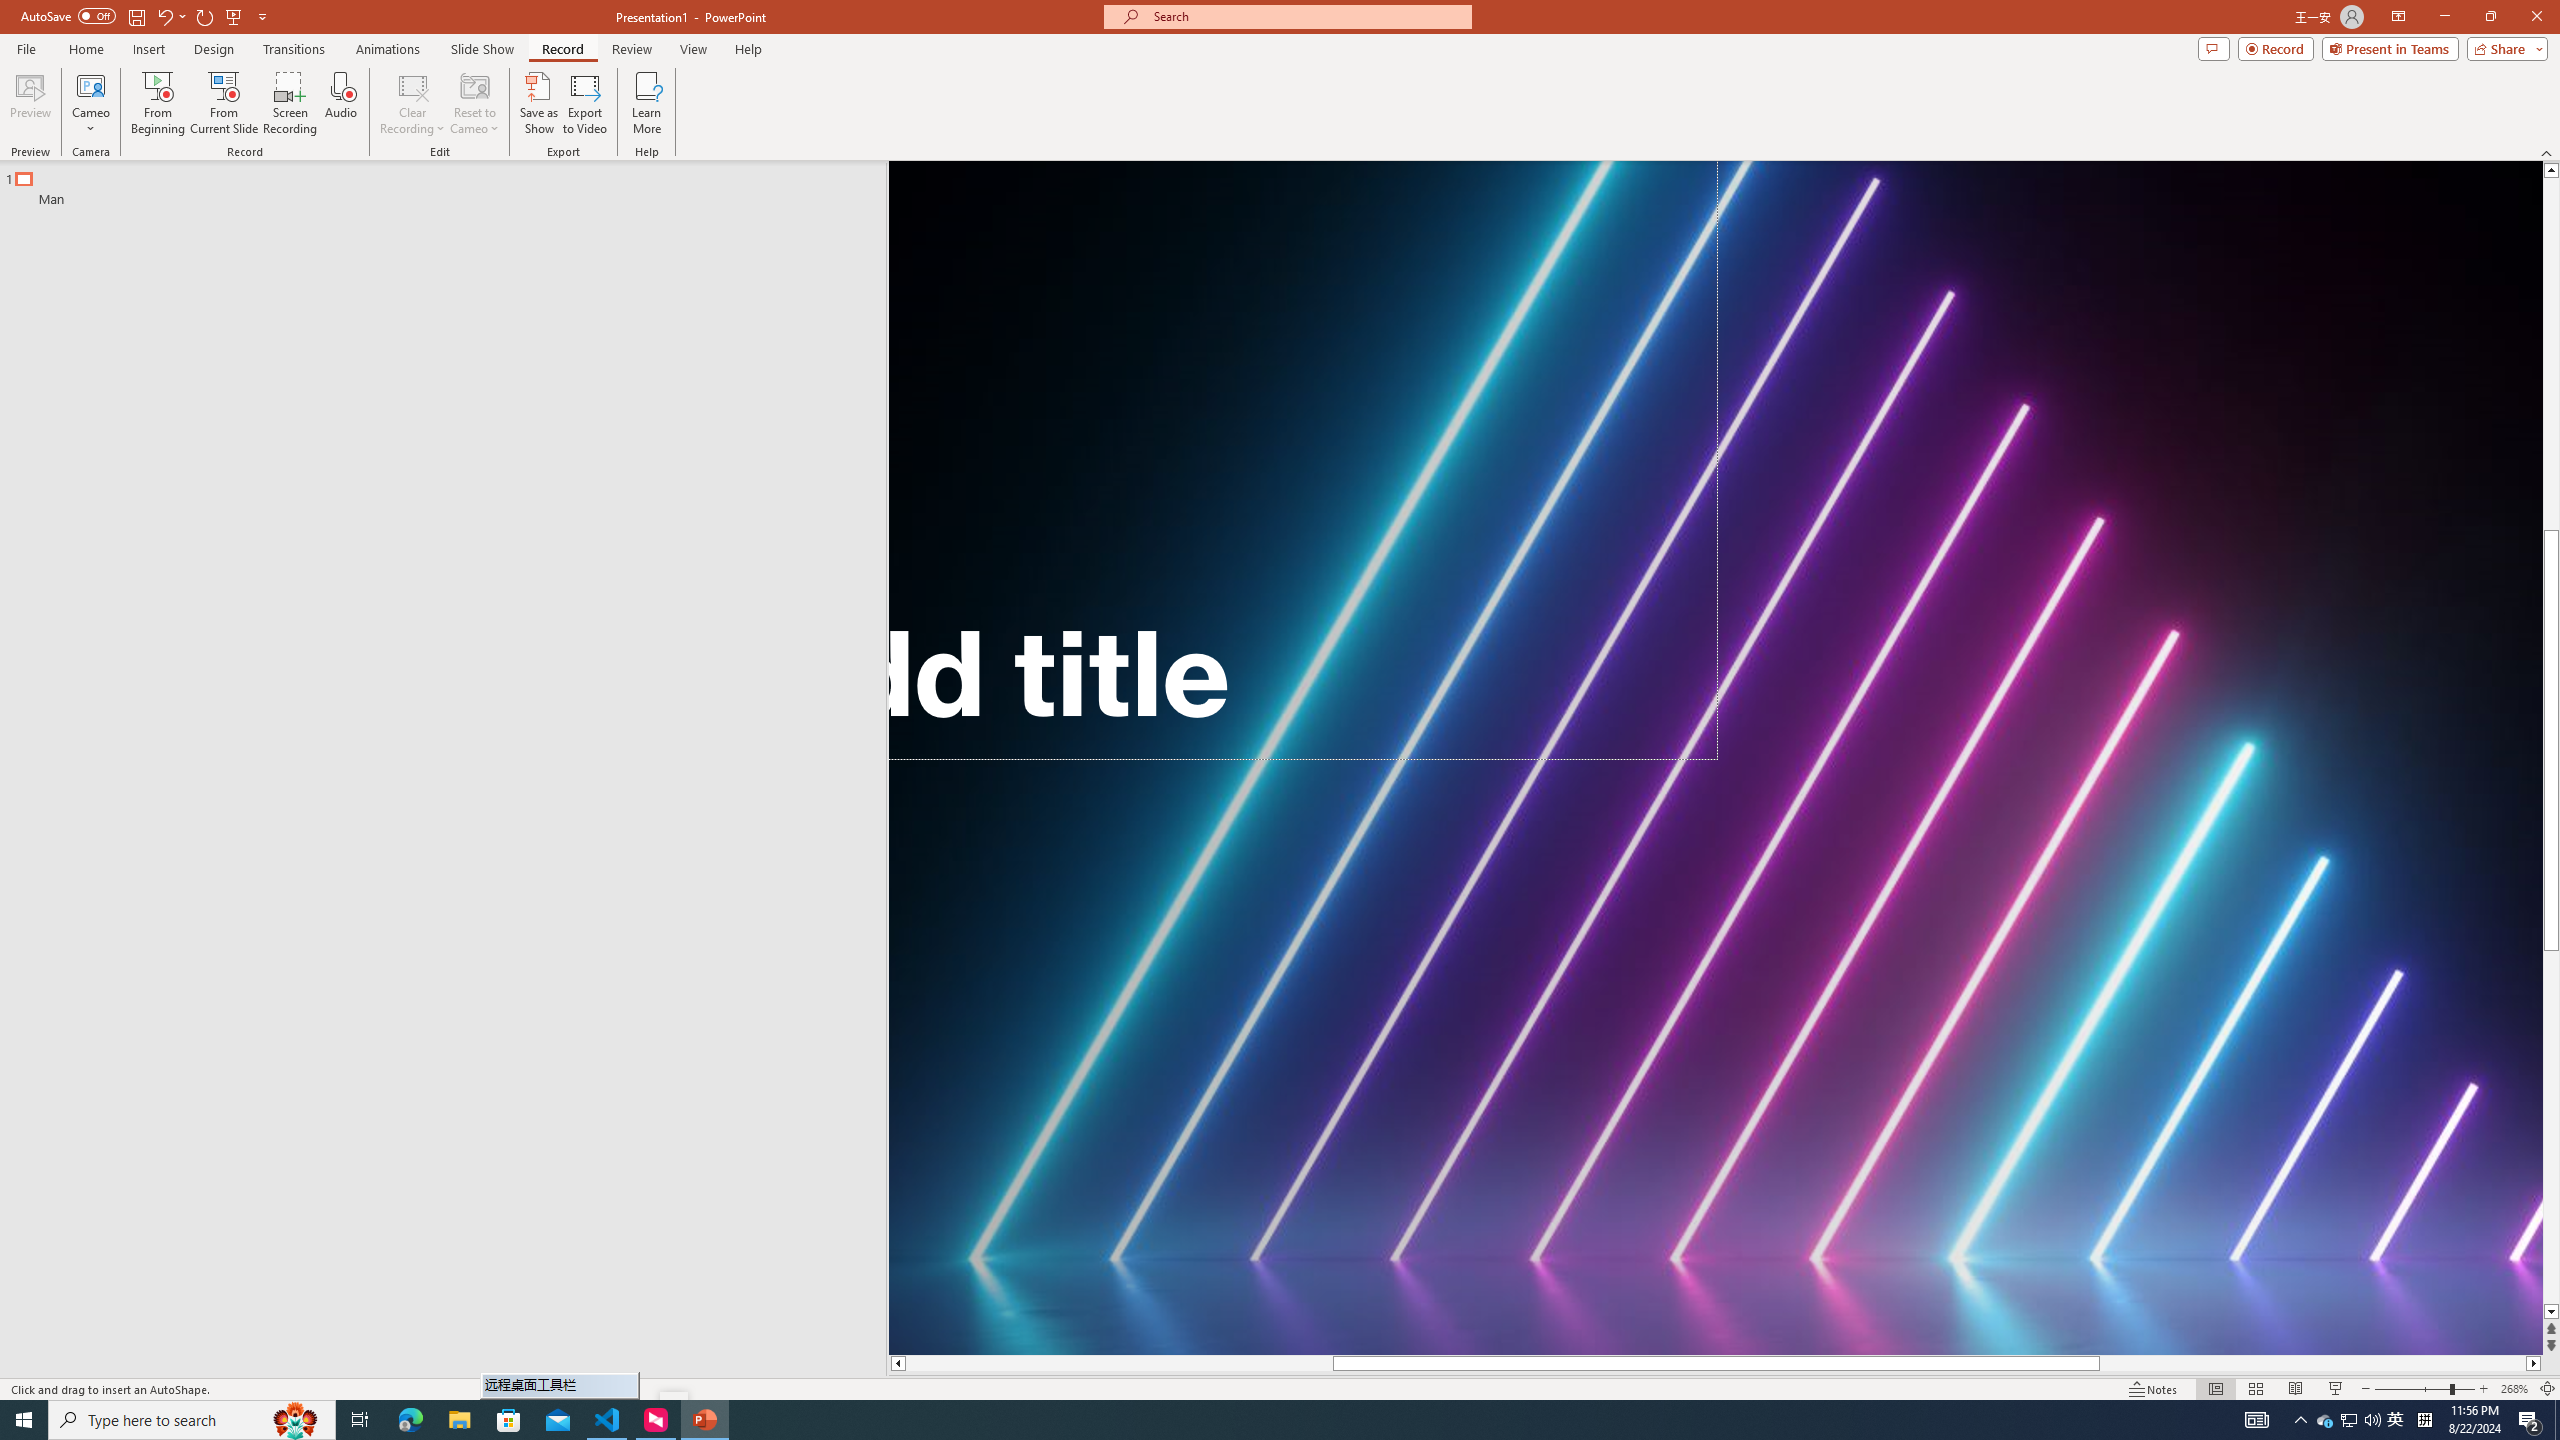 The image size is (2560, 1440). What do you see at coordinates (473, 103) in the screenshot?
I see `'Reset to Cameo'` at bounding box center [473, 103].